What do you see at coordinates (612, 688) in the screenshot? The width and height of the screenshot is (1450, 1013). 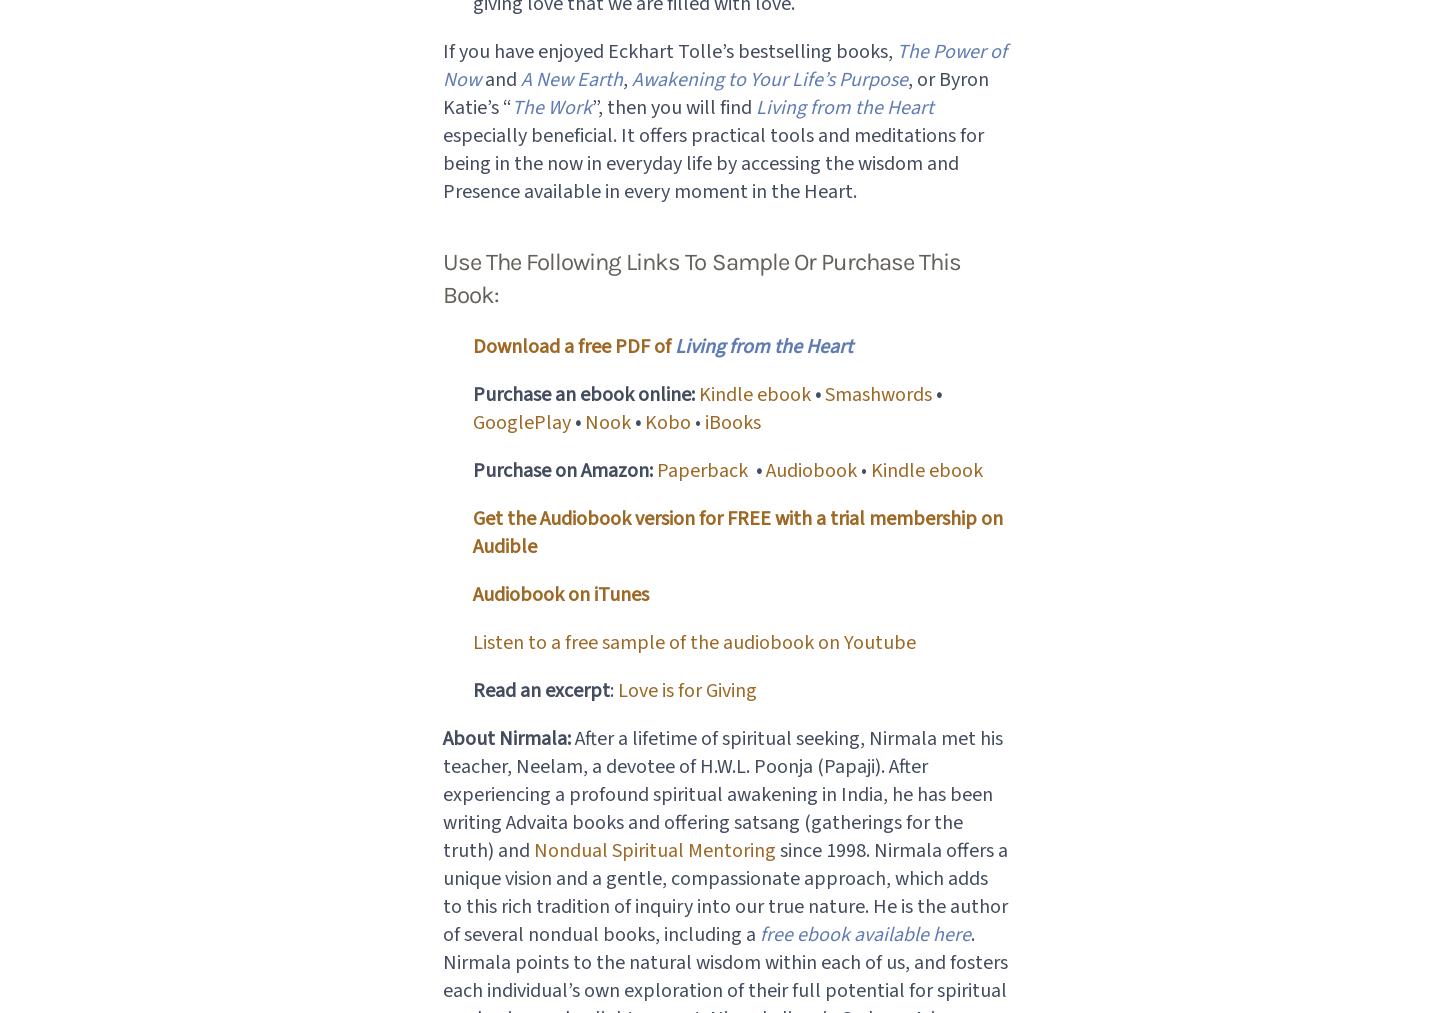 I see `':'` at bounding box center [612, 688].